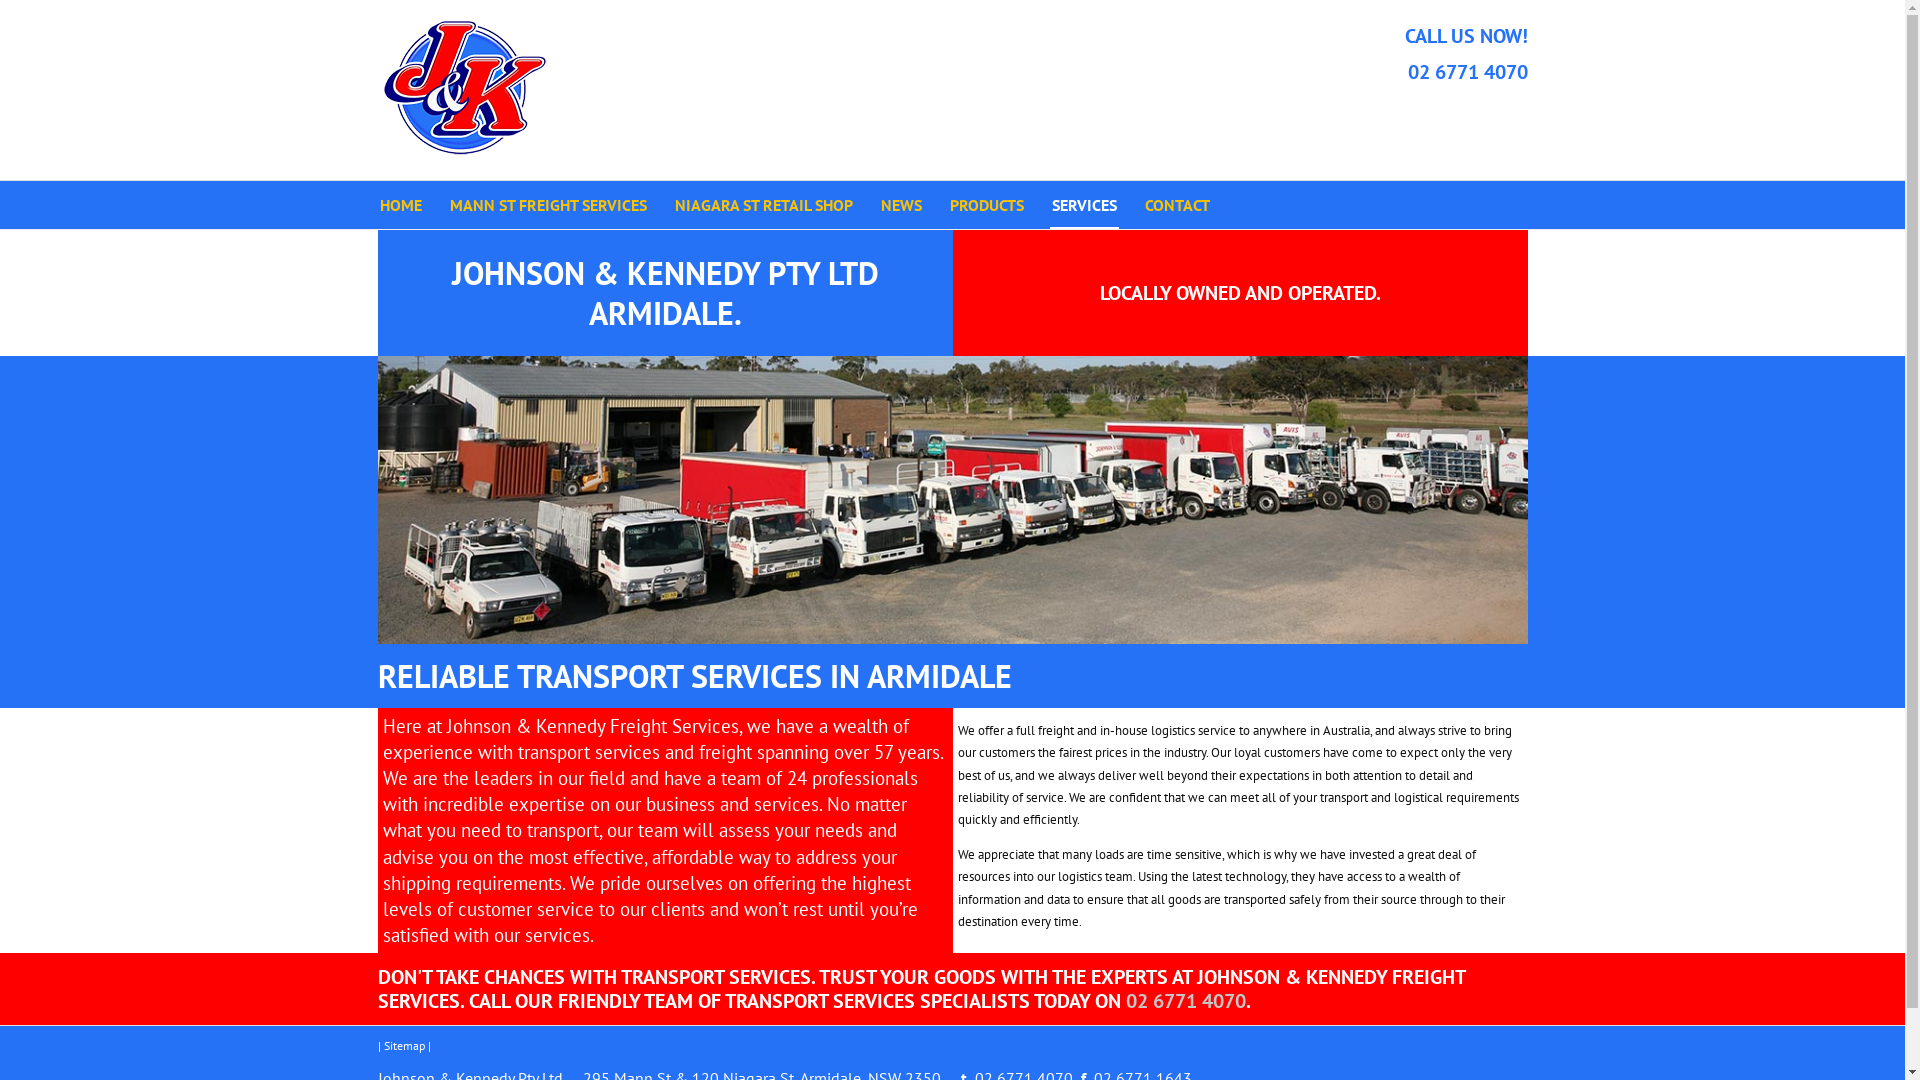 Image resolution: width=1920 pixels, height=1080 pixels. I want to click on 'HOME', so click(400, 204).